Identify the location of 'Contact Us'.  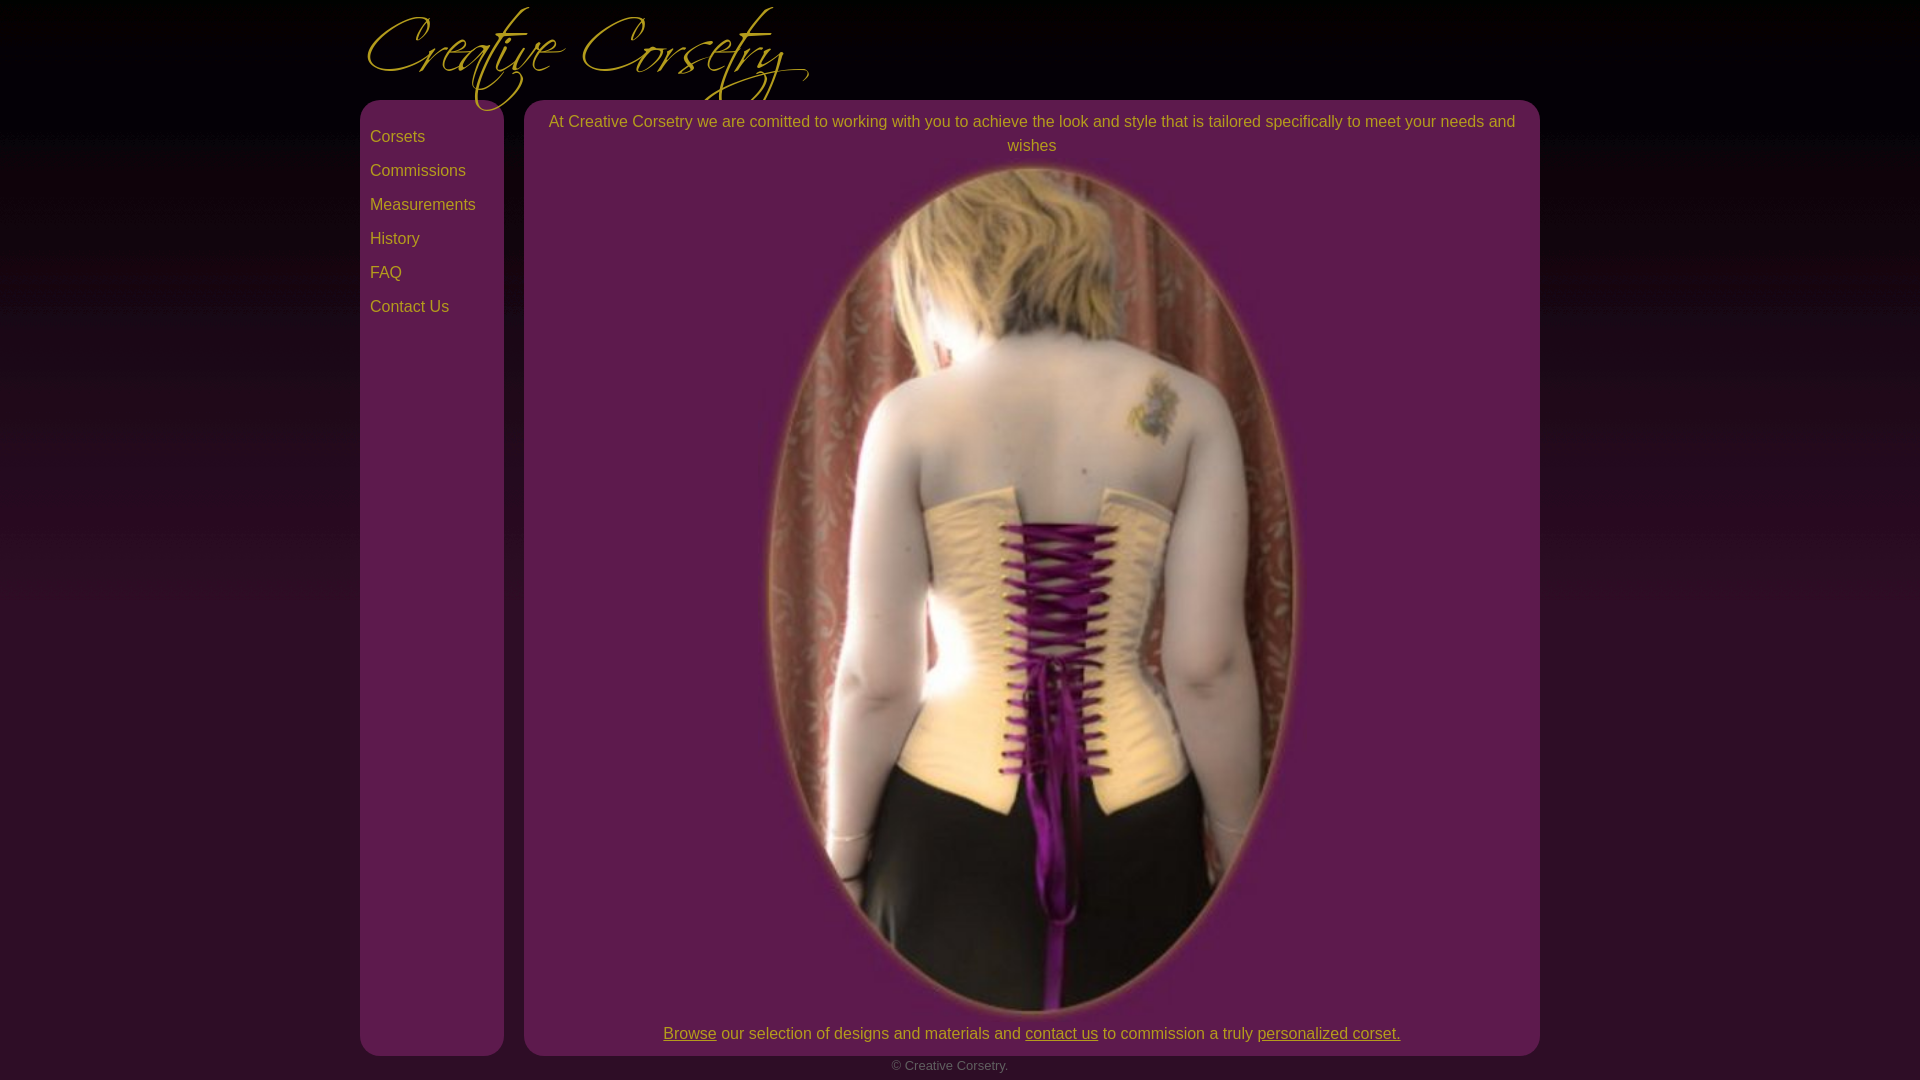
(431, 307).